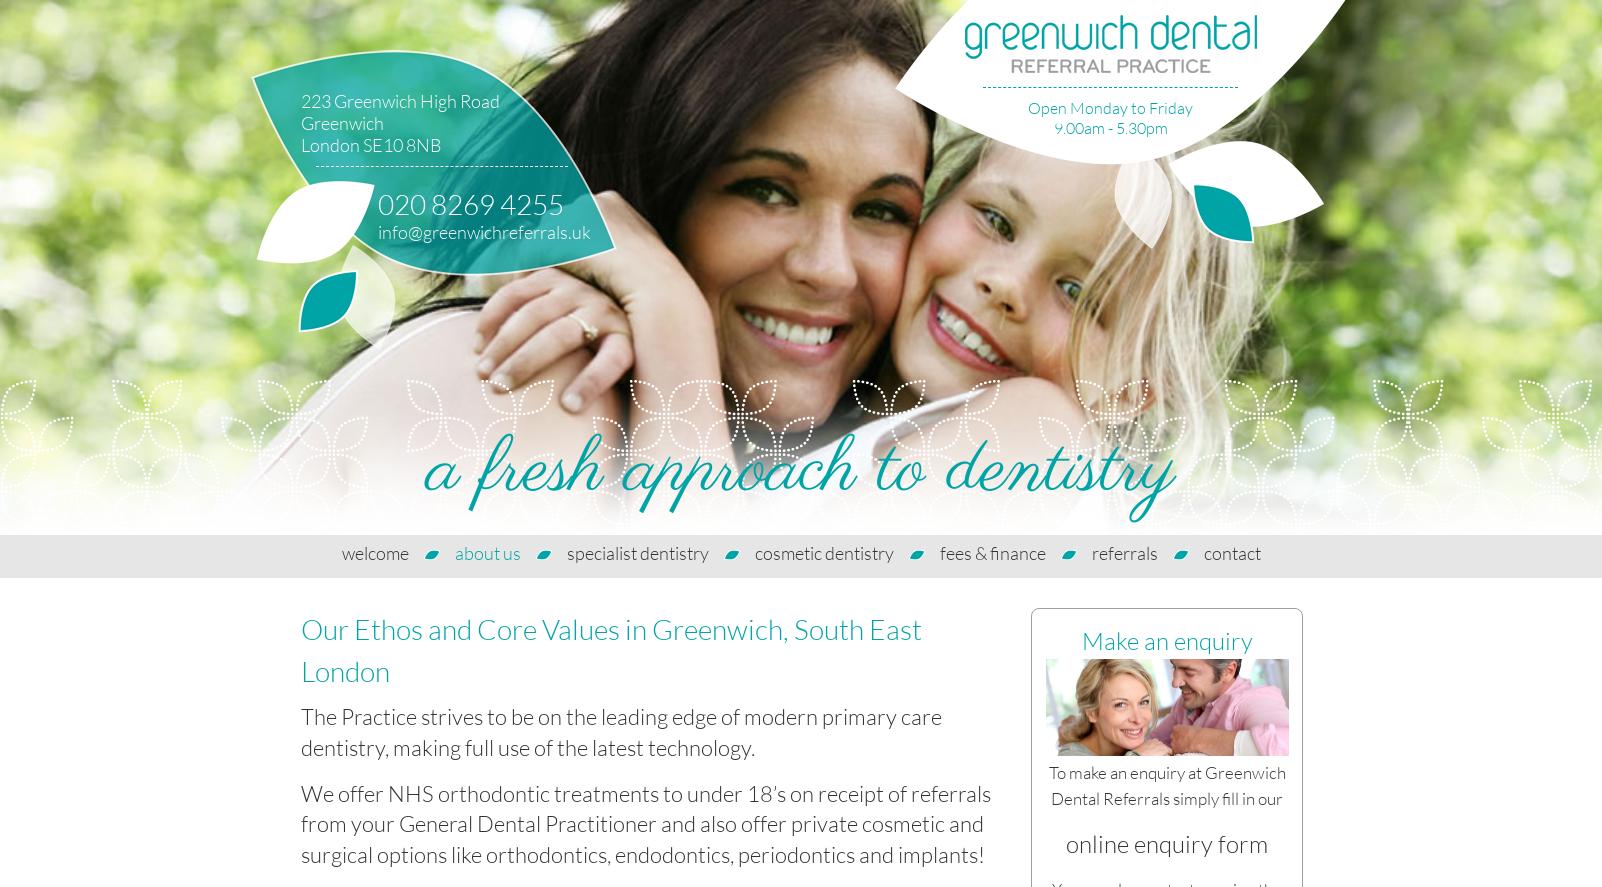 Image resolution: width=1602 pixels, height=887 pixels. I want to click on 'contact', so click(1231, 551).